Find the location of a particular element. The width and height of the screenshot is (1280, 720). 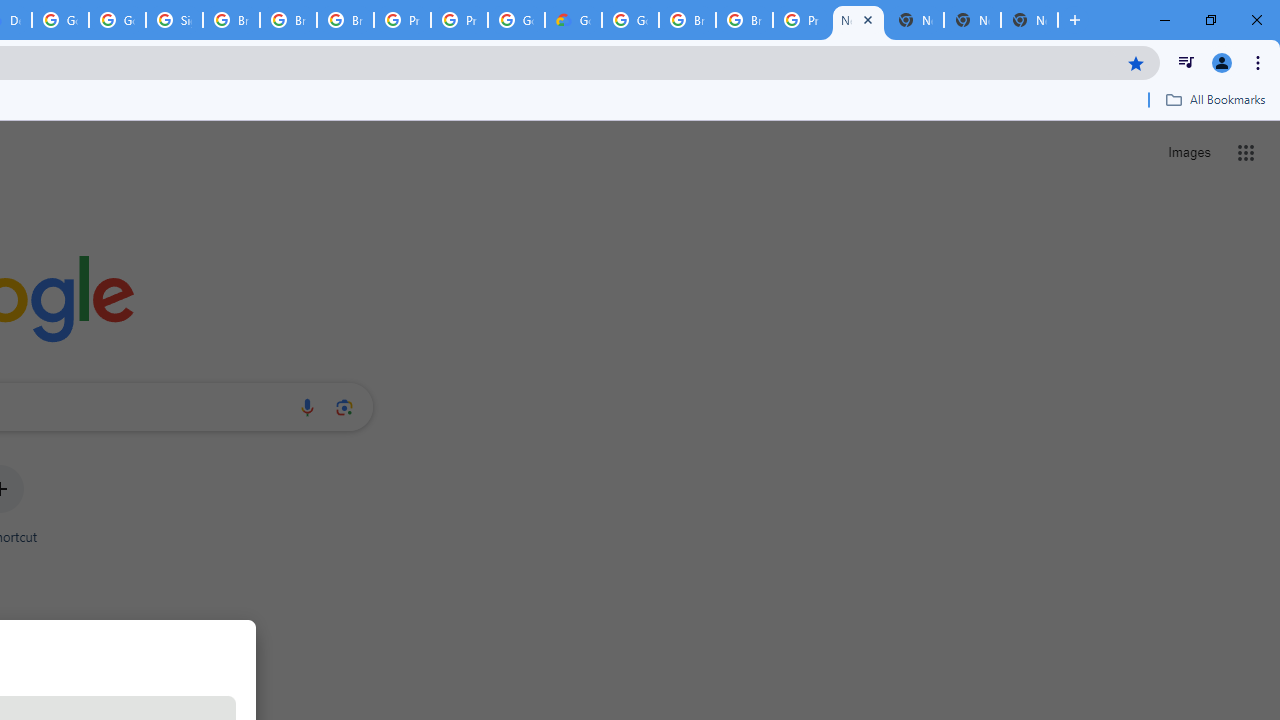

'Google Cloud Platform' is located at coordinates (629, 20).